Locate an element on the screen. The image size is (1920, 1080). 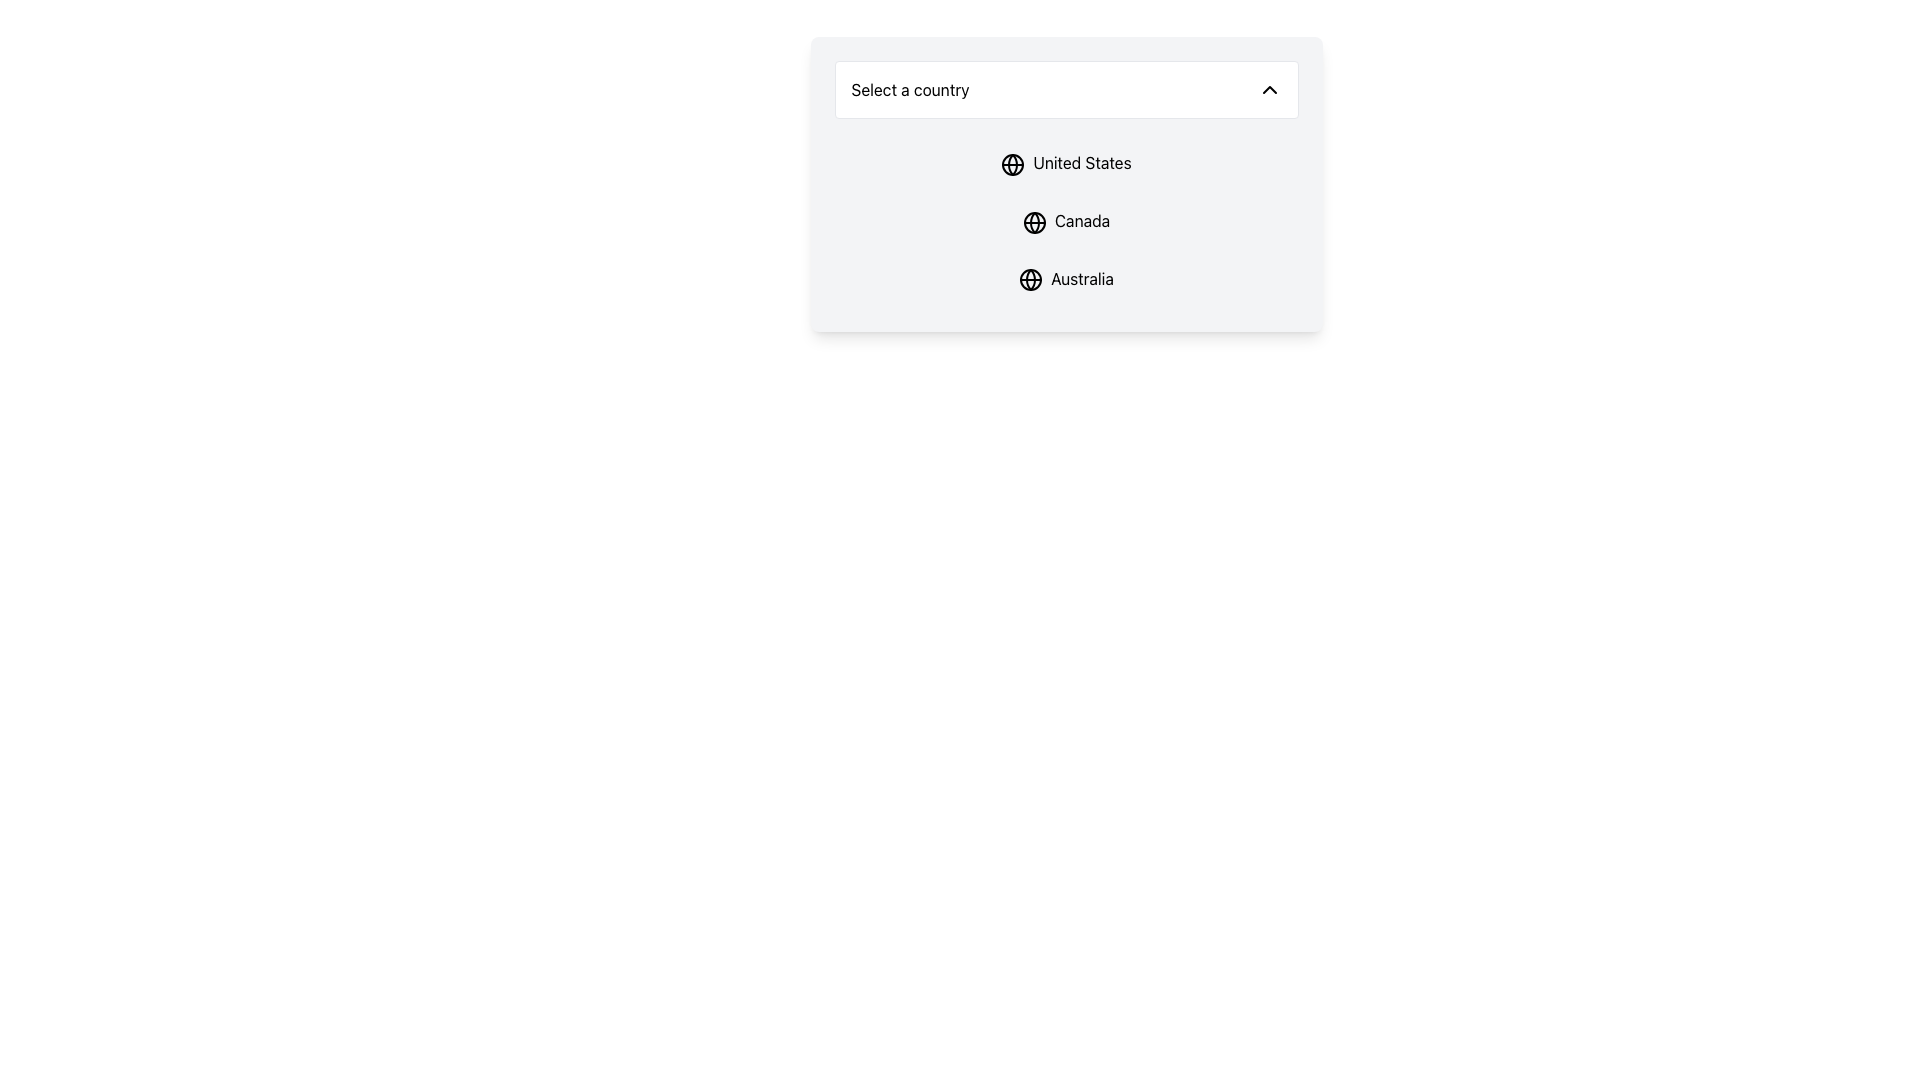
the circular icon representing the 'United States' option in the dropdown menu, positioned to the left of the text 'United States' is located at coordinates (1013, 163).